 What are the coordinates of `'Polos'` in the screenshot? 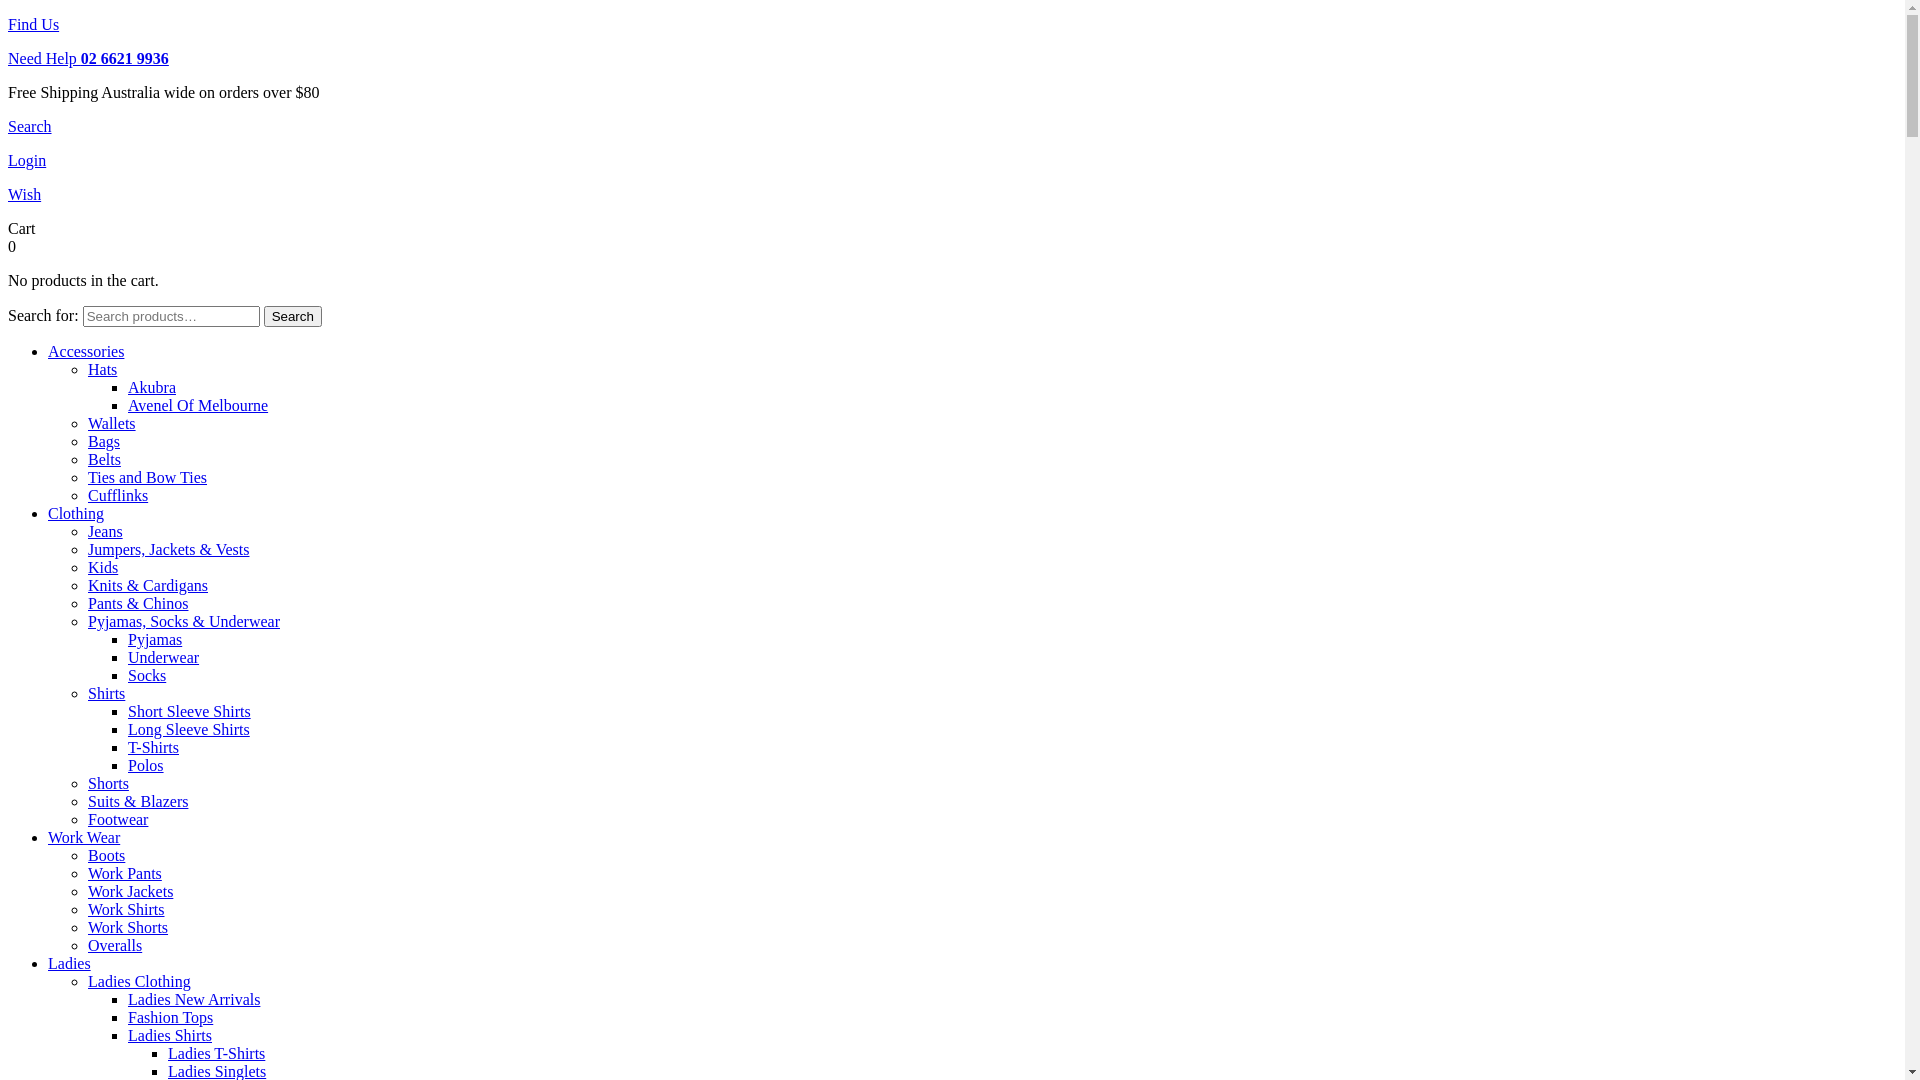 It's located at (144, 765).